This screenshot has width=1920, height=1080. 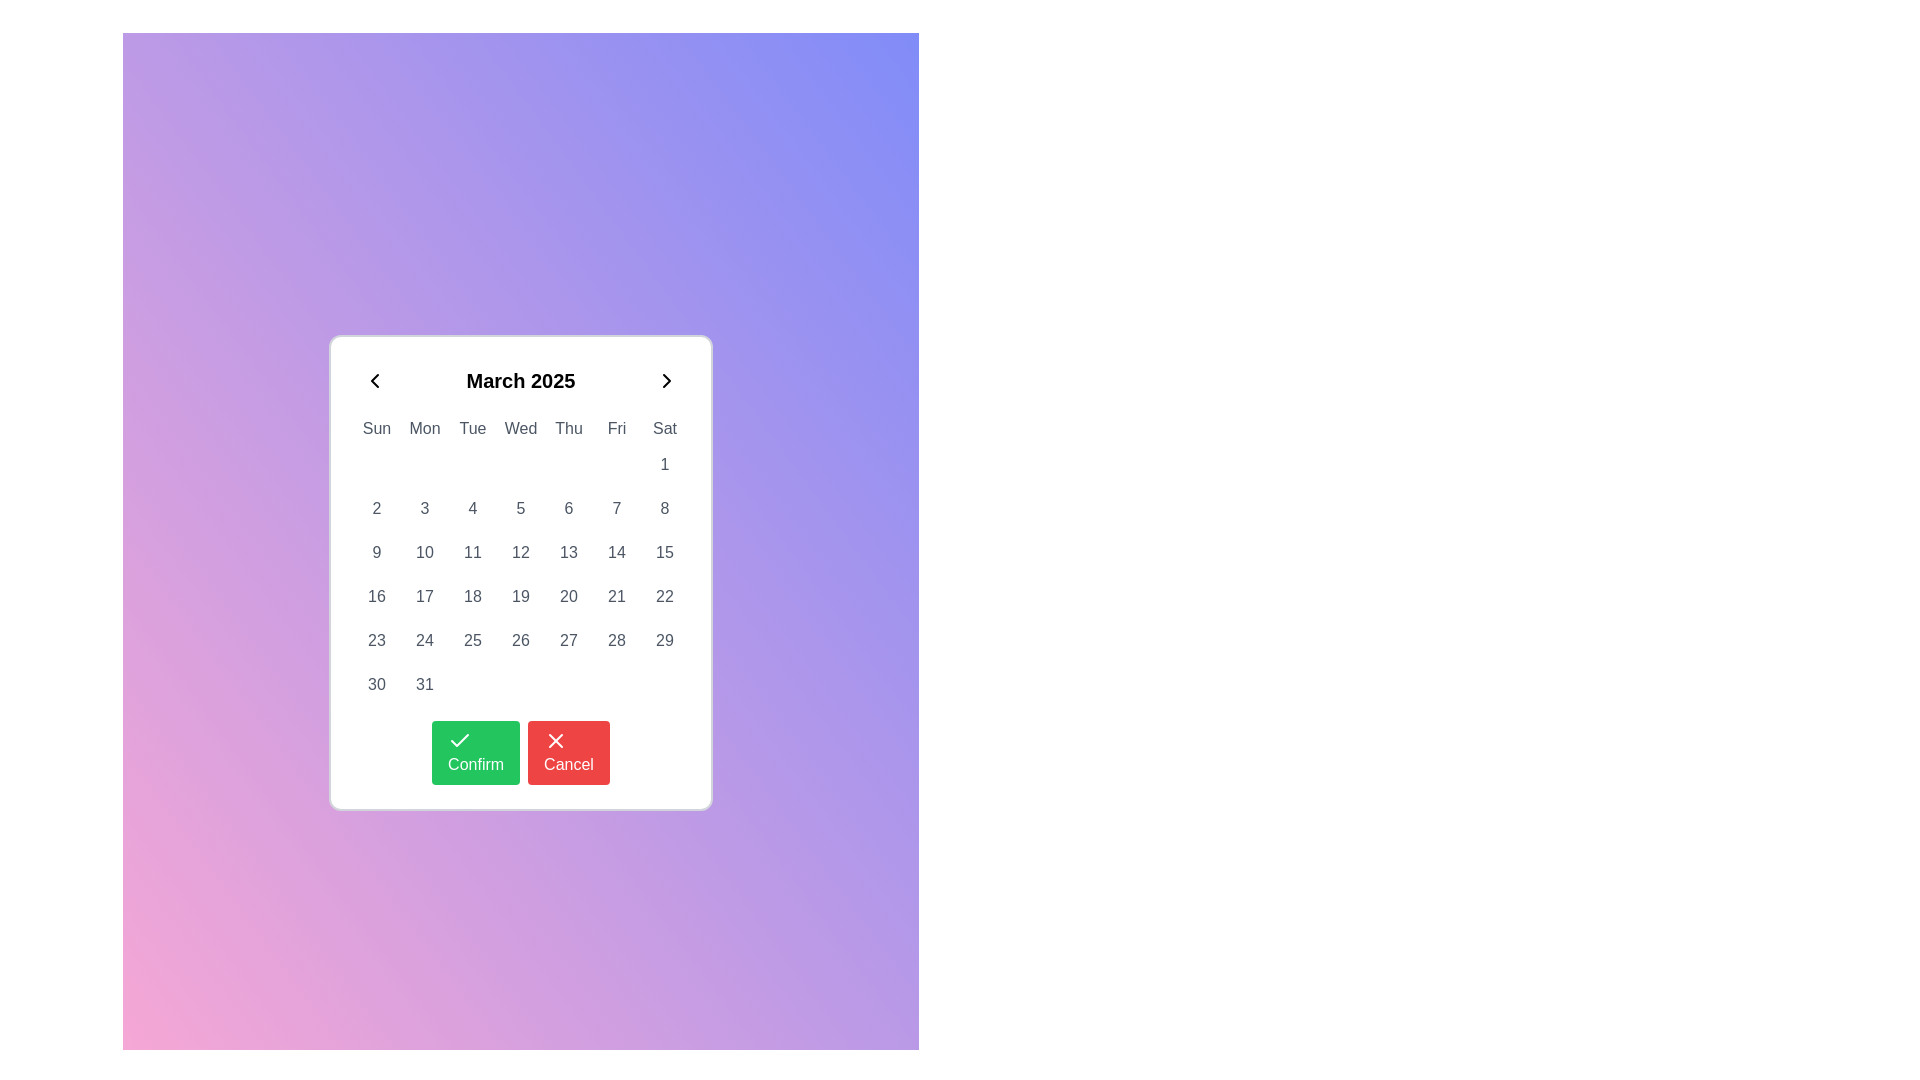 I want to click on the calendar button representing Friday in the third row and sixth column, so click(x=616, y=552).